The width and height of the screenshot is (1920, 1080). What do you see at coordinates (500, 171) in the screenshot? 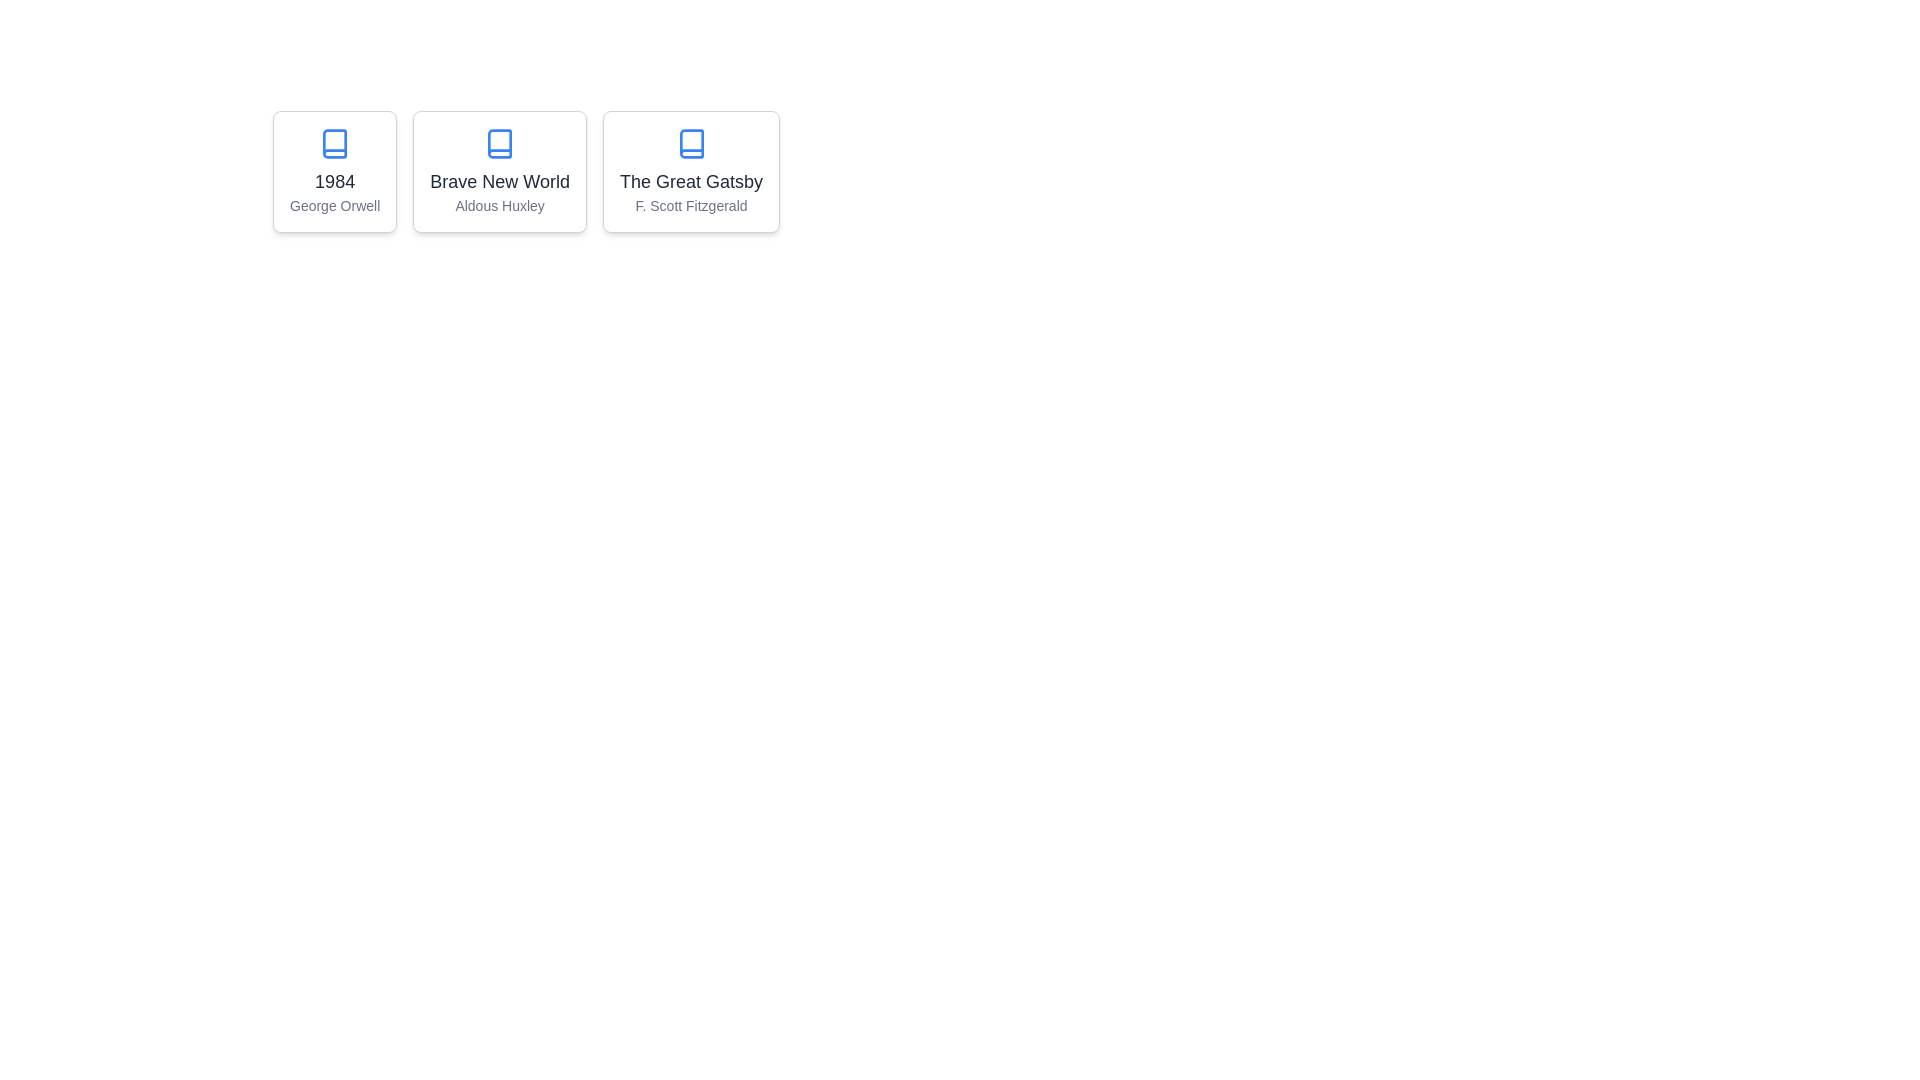
I see `the informational card displaying 'Brave New World' by Aldous Huxley, which is the second card in a row of three, identified by its blue book icon and bold text` at bounding box center [500, 171].